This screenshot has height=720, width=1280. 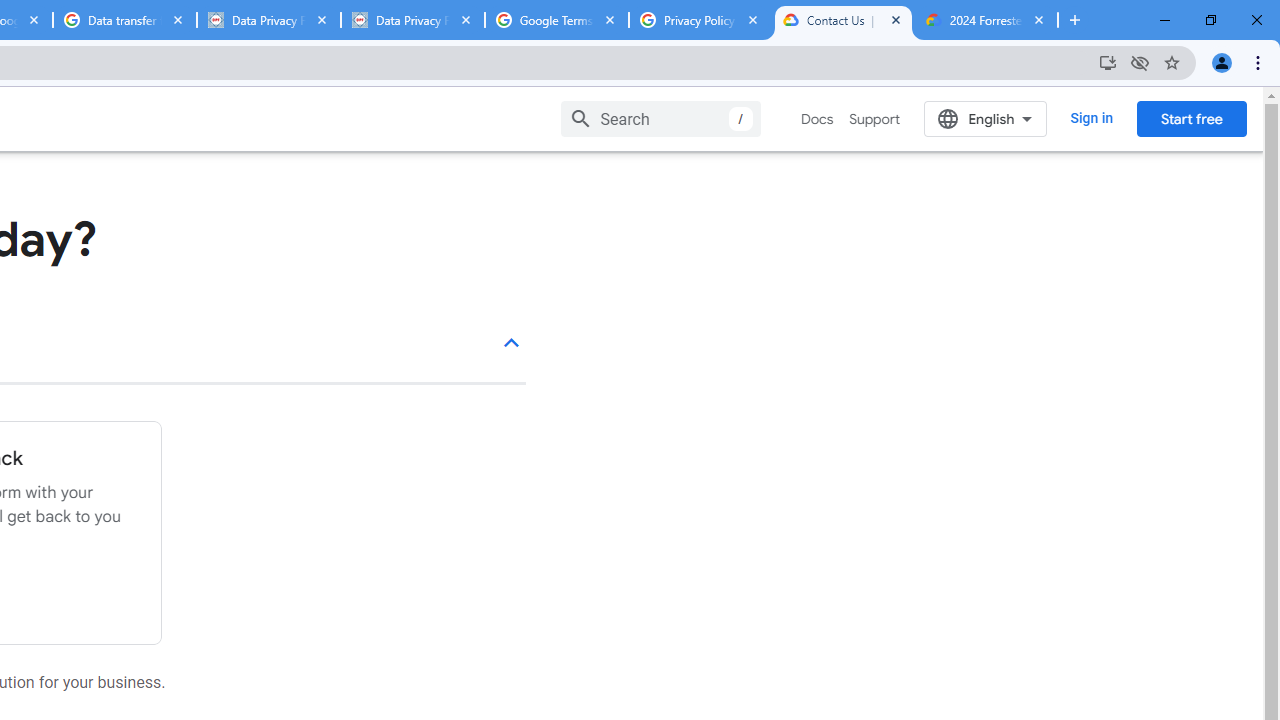 I want to click on 'Install Google Cloud', so click(x=1106, y=61).